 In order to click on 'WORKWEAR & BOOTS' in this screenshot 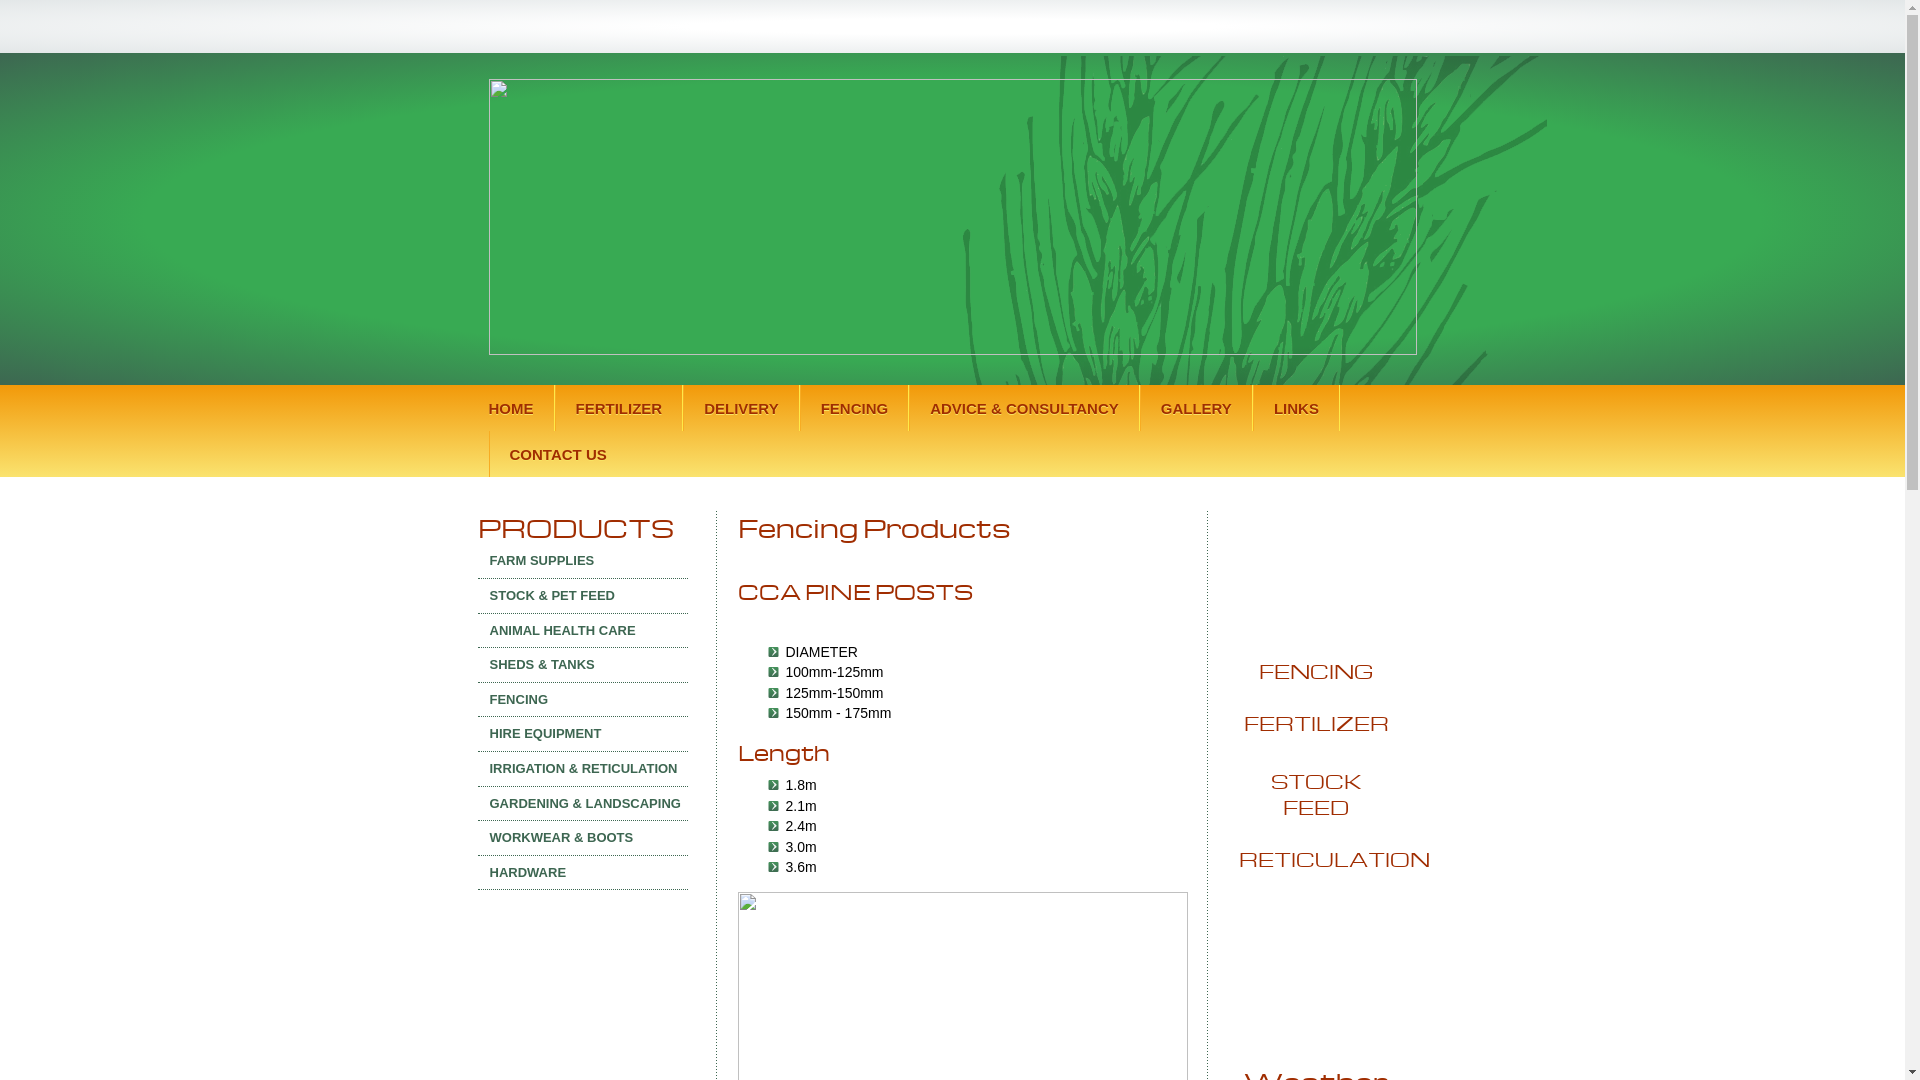, I will do `click(581, 837)`.